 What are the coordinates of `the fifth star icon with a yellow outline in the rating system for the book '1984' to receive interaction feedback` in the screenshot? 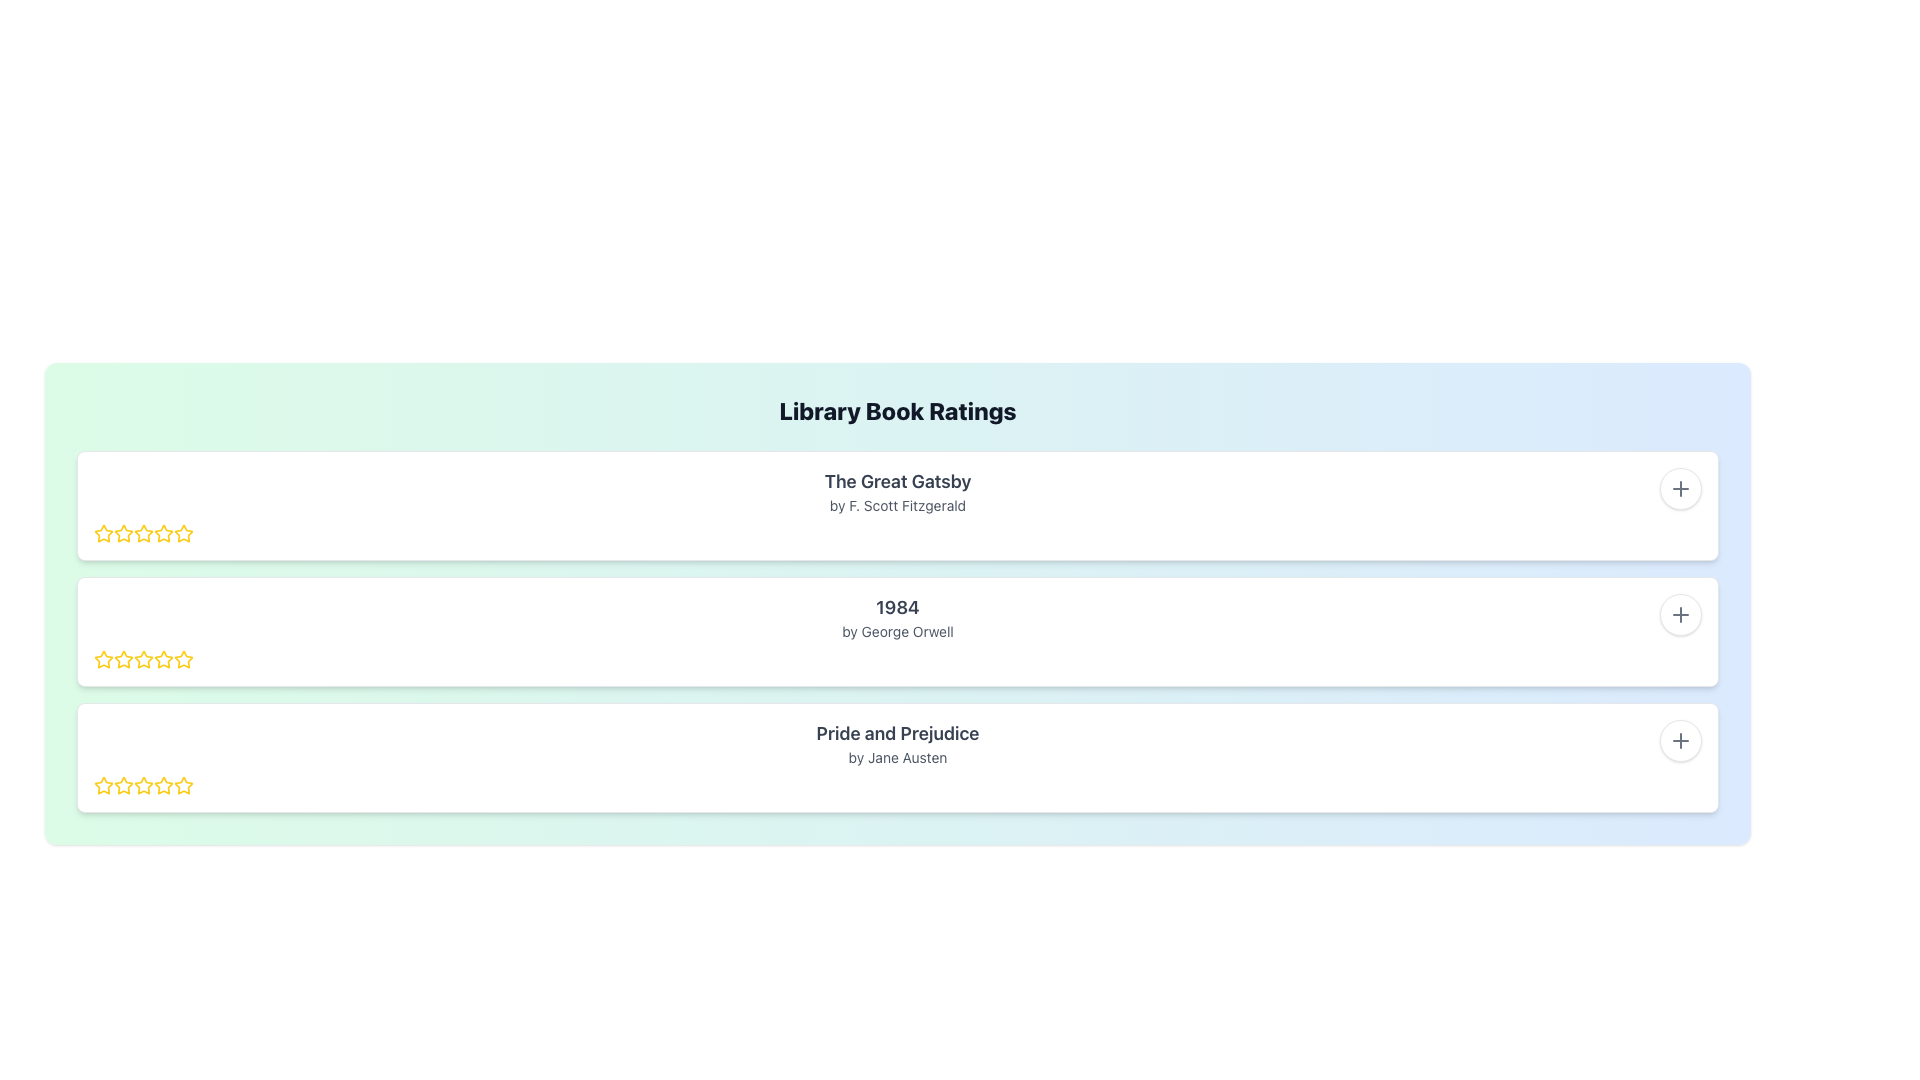 It's located at (143, 659).